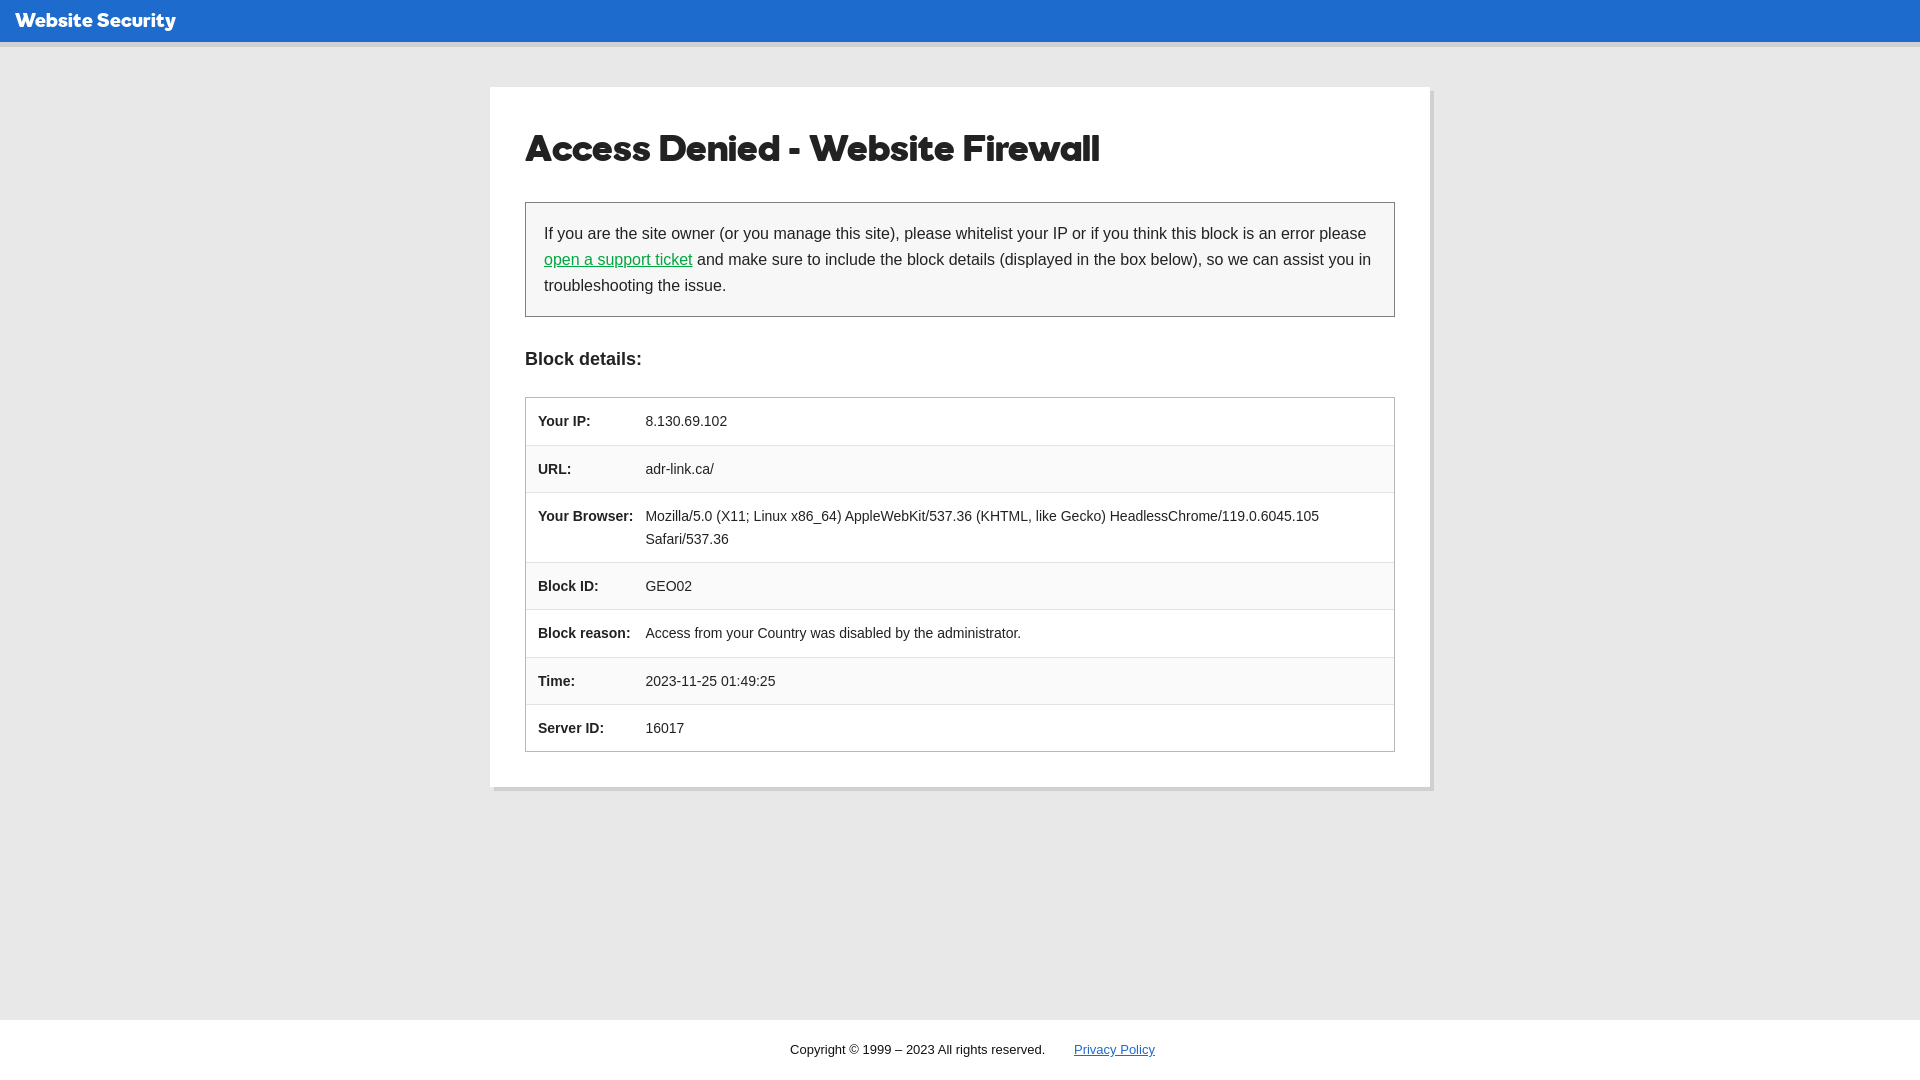  Describe the element at coordinates (1113, 1048) in the screenshot. I see `'Privacy Policy'` at that location.